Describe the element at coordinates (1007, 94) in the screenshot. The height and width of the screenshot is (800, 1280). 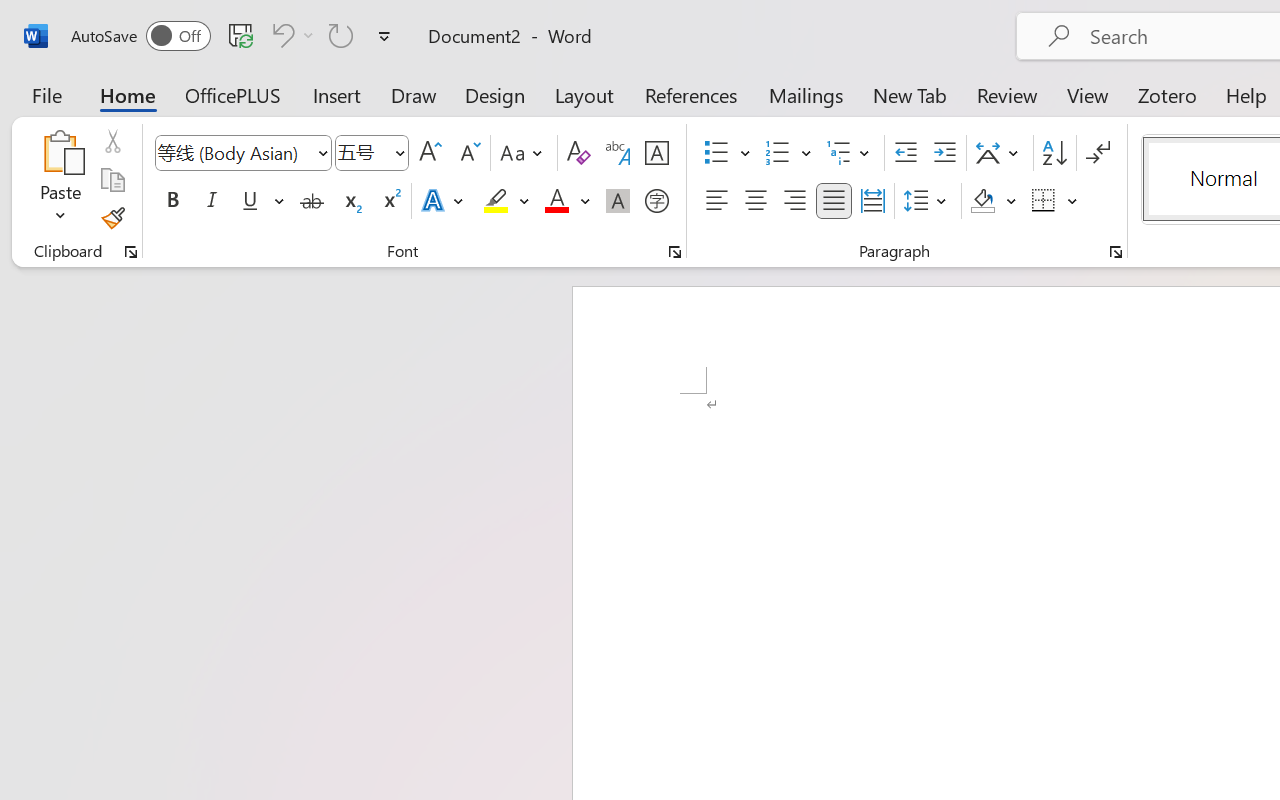
I see `'Review'` at that location.